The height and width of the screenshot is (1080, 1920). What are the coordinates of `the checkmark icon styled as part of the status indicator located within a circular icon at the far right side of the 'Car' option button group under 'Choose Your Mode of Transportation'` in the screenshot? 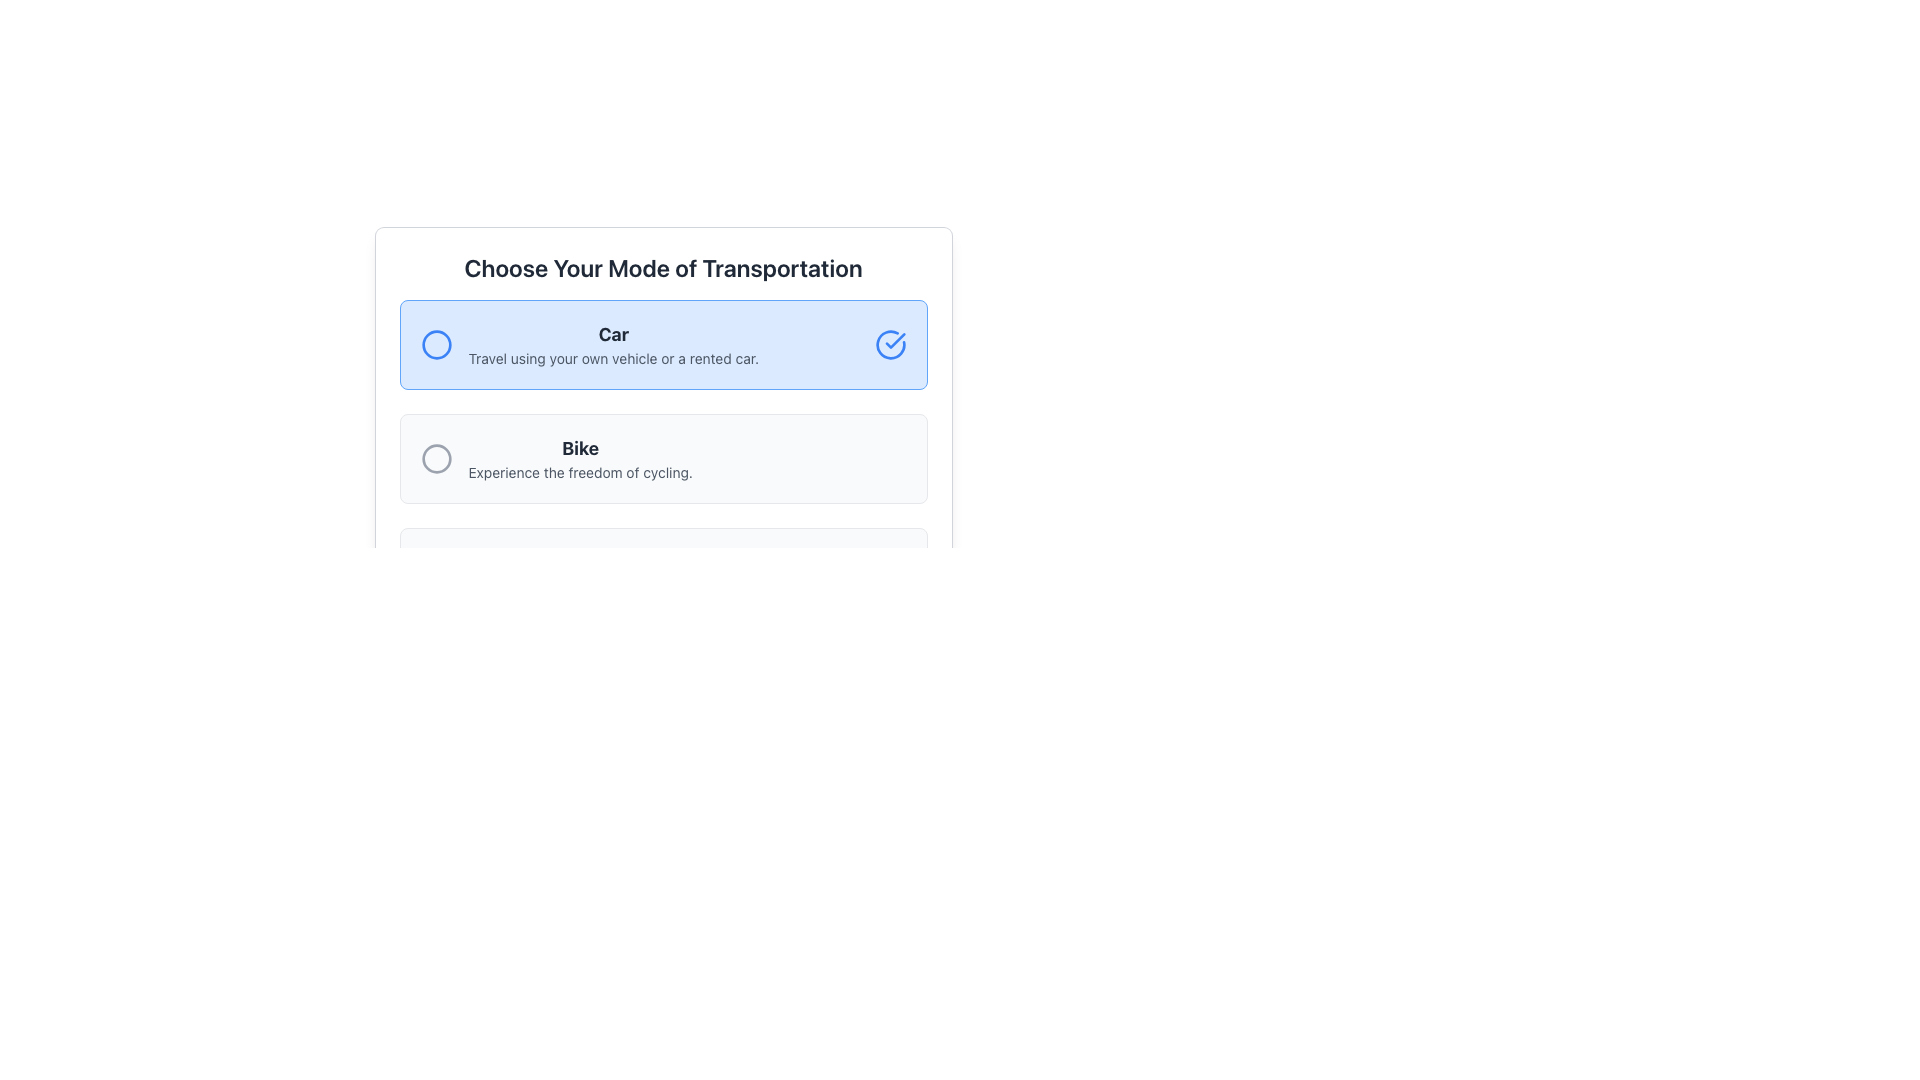 It's located at (894, 339).